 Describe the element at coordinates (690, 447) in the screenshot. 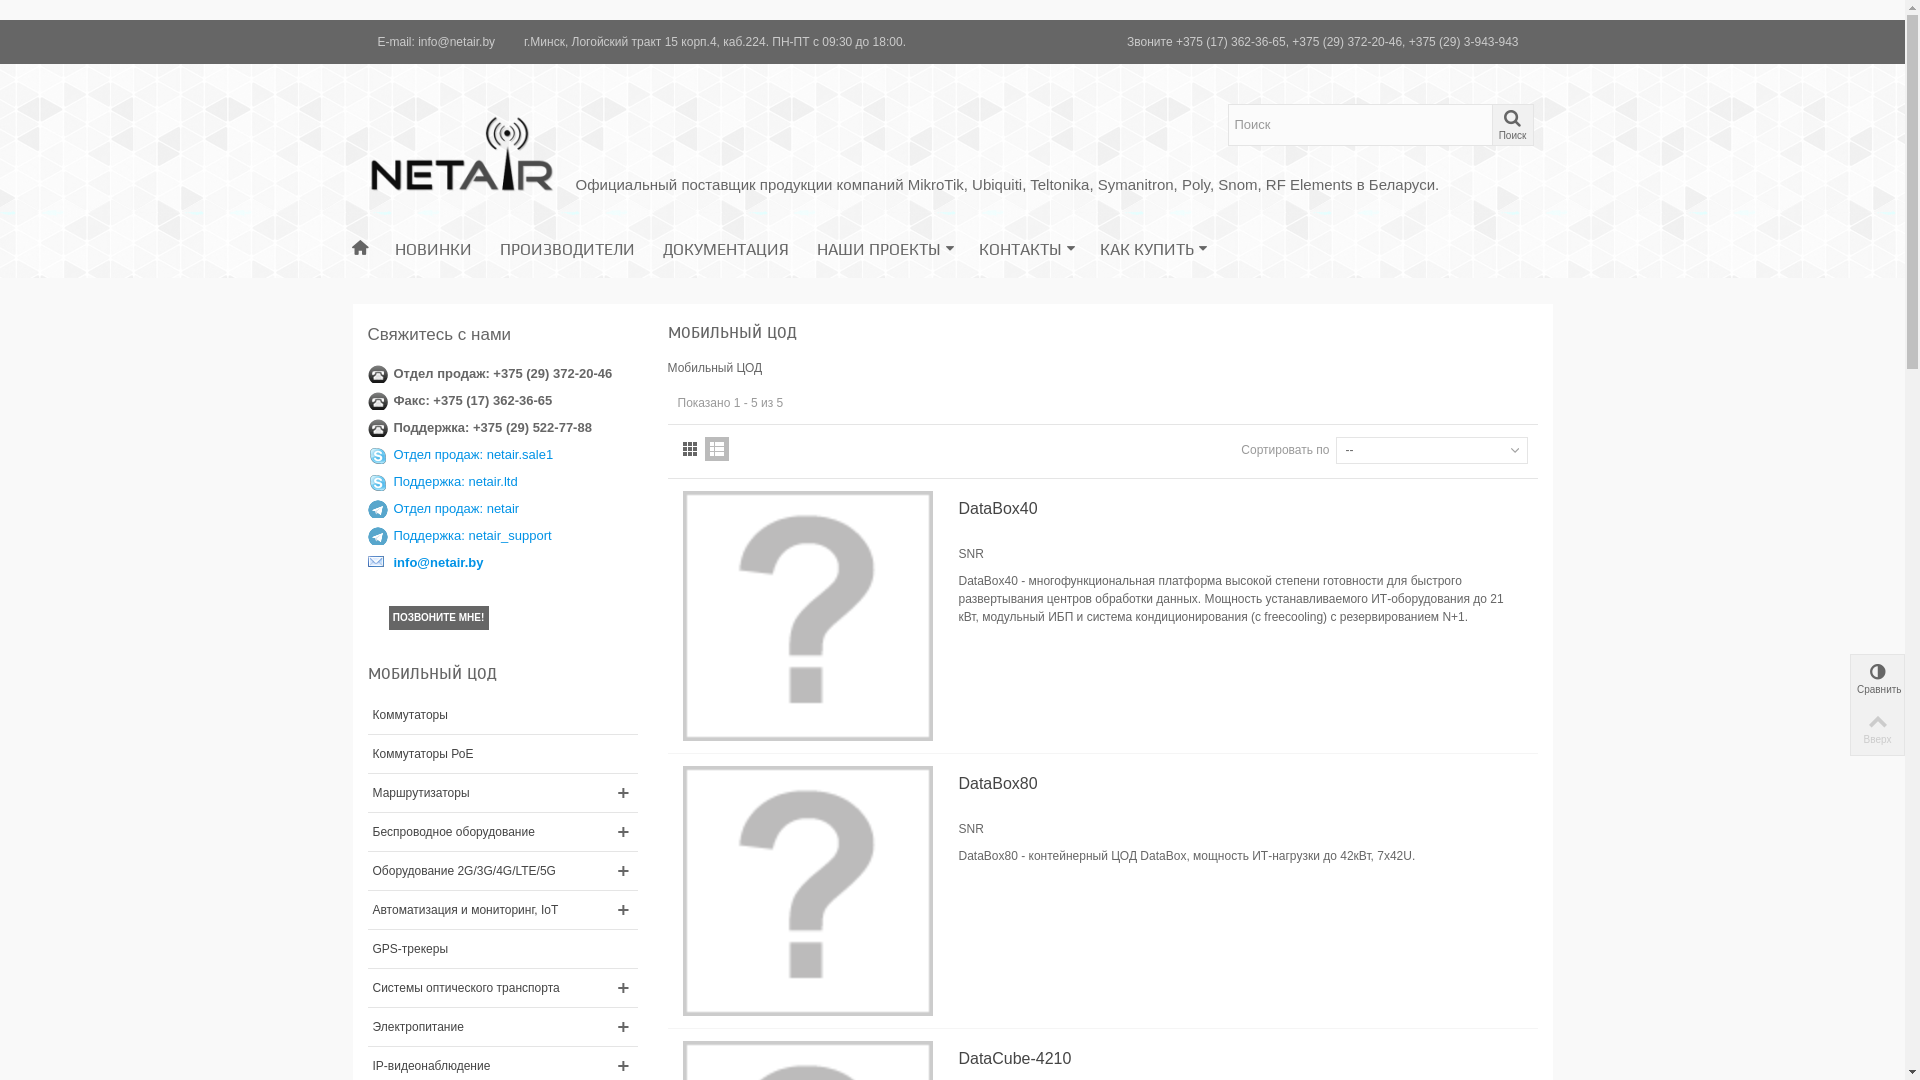

I see `'Grid'` at that location.